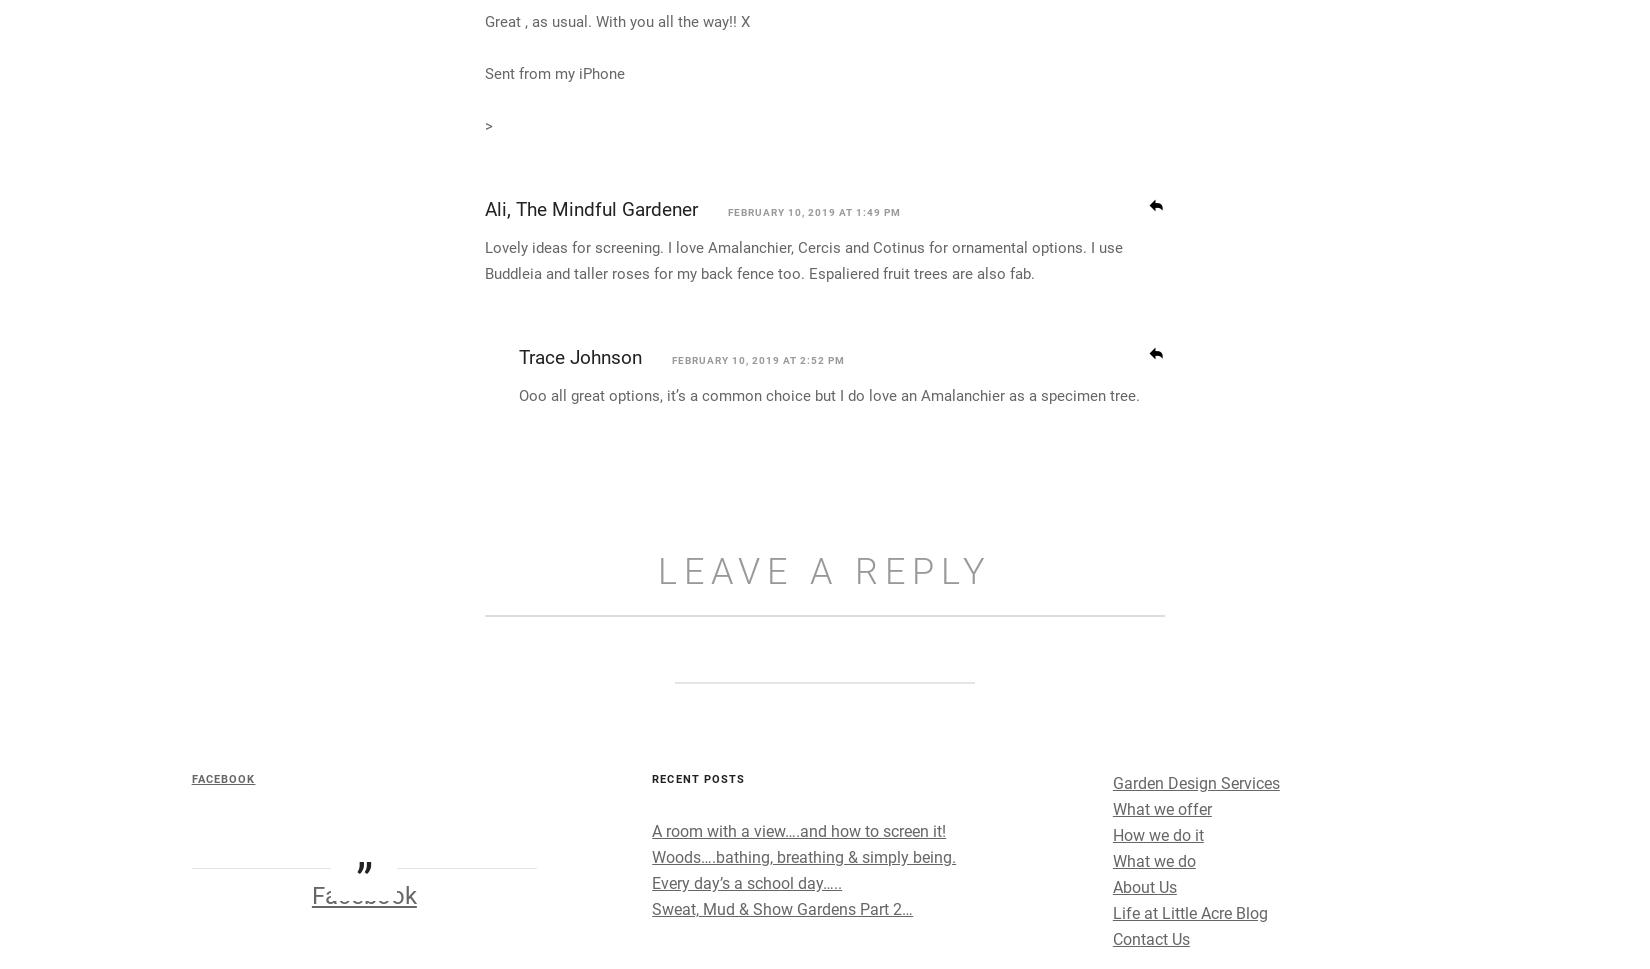 This screenshot has width=1650, height=969. What do you see at coordinates (823, 43) in the screenshot?
I see `'3 Comments'` at bounding box center [823, 43].